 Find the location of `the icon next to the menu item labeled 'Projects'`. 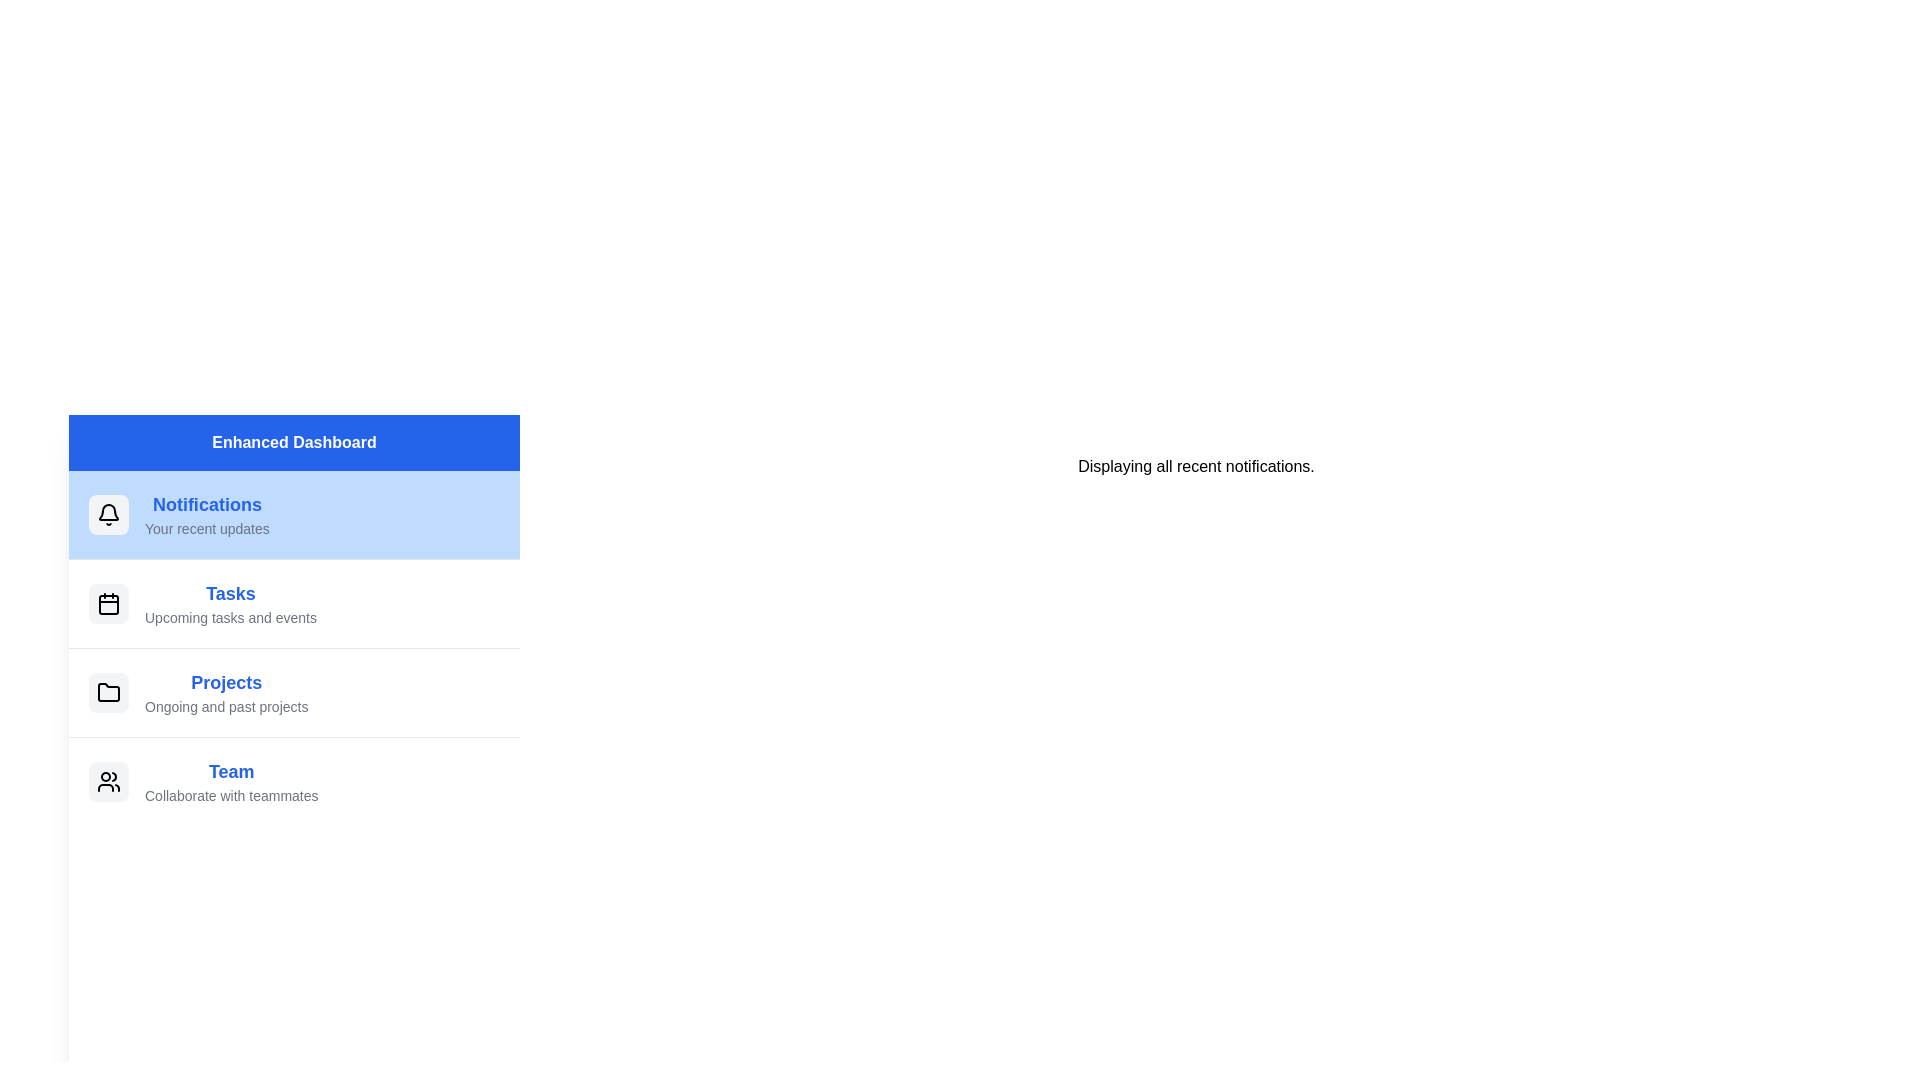

the icon next to the menu item labeled 'Projects' is located at coordinates (108, 692).